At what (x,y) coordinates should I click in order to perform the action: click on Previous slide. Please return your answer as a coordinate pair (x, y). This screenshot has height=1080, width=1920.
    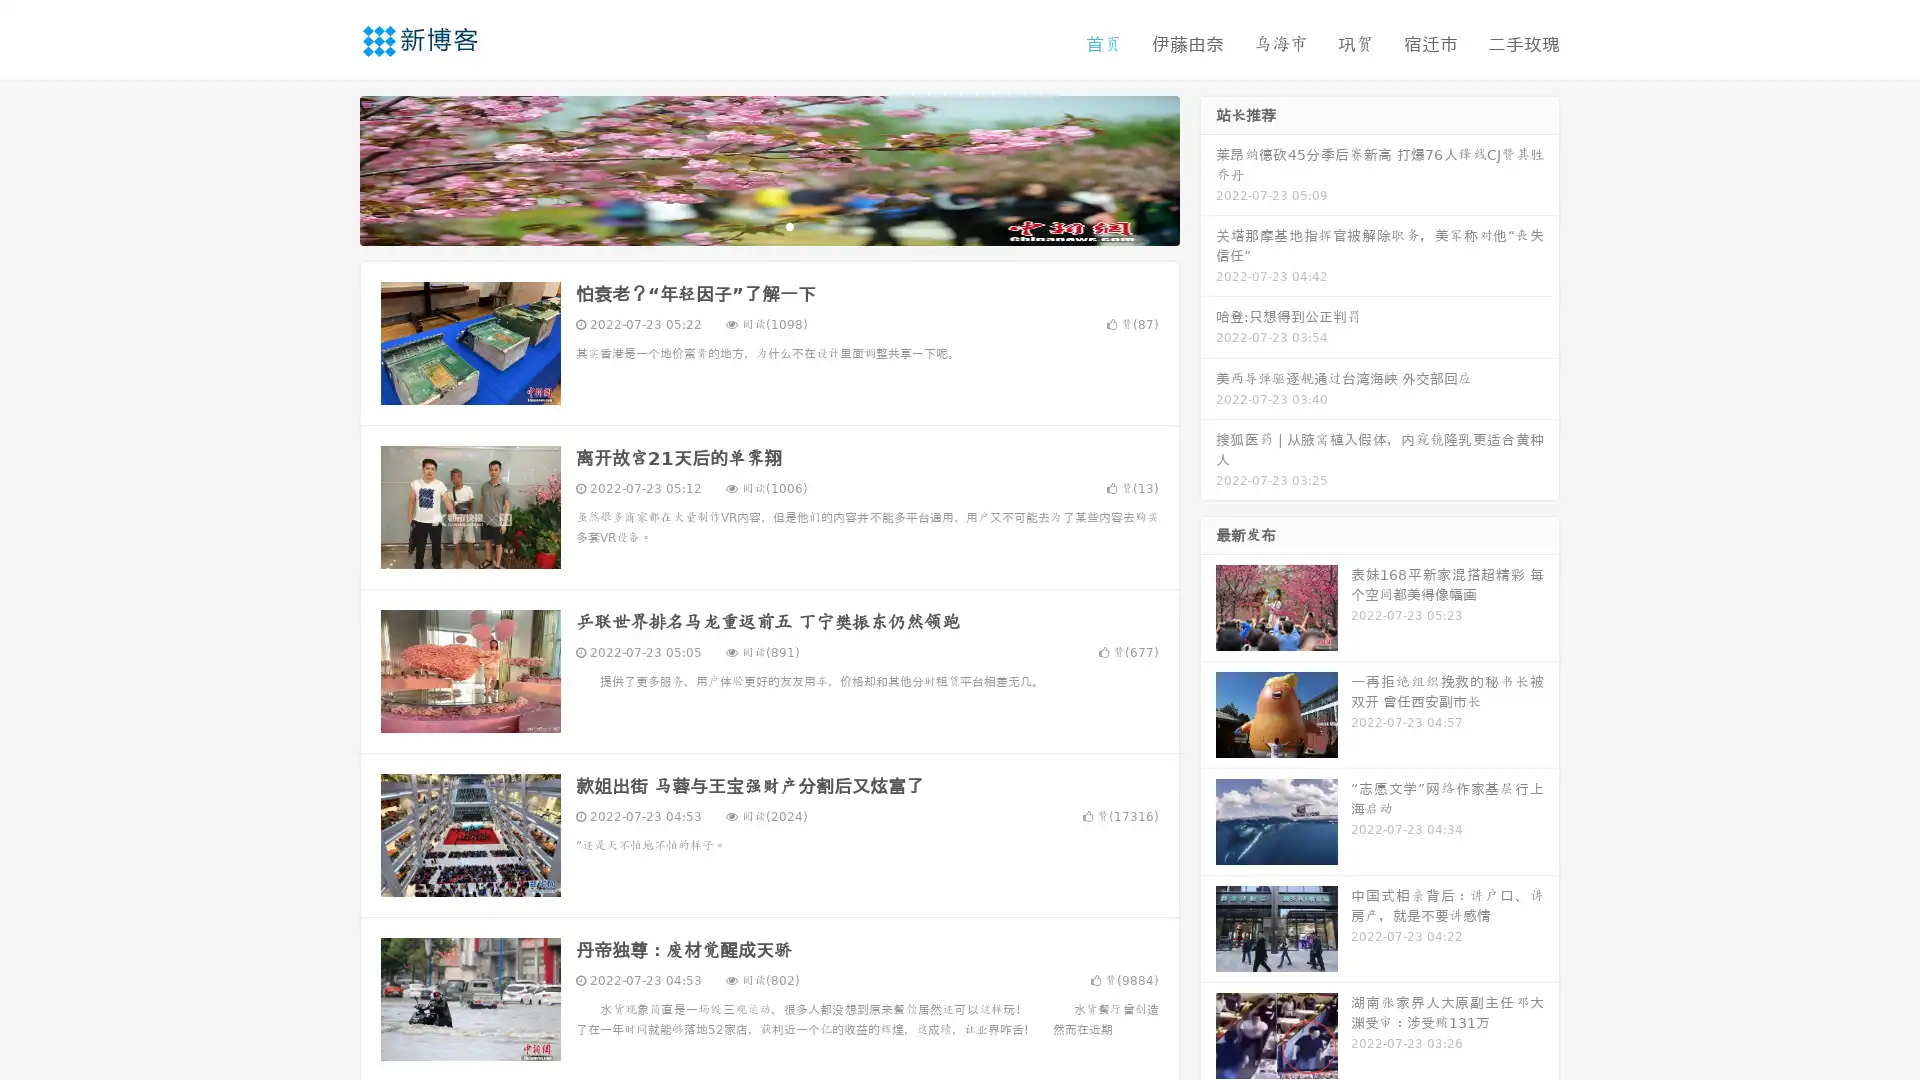
    Looking at the image, I should click on (330, 168).